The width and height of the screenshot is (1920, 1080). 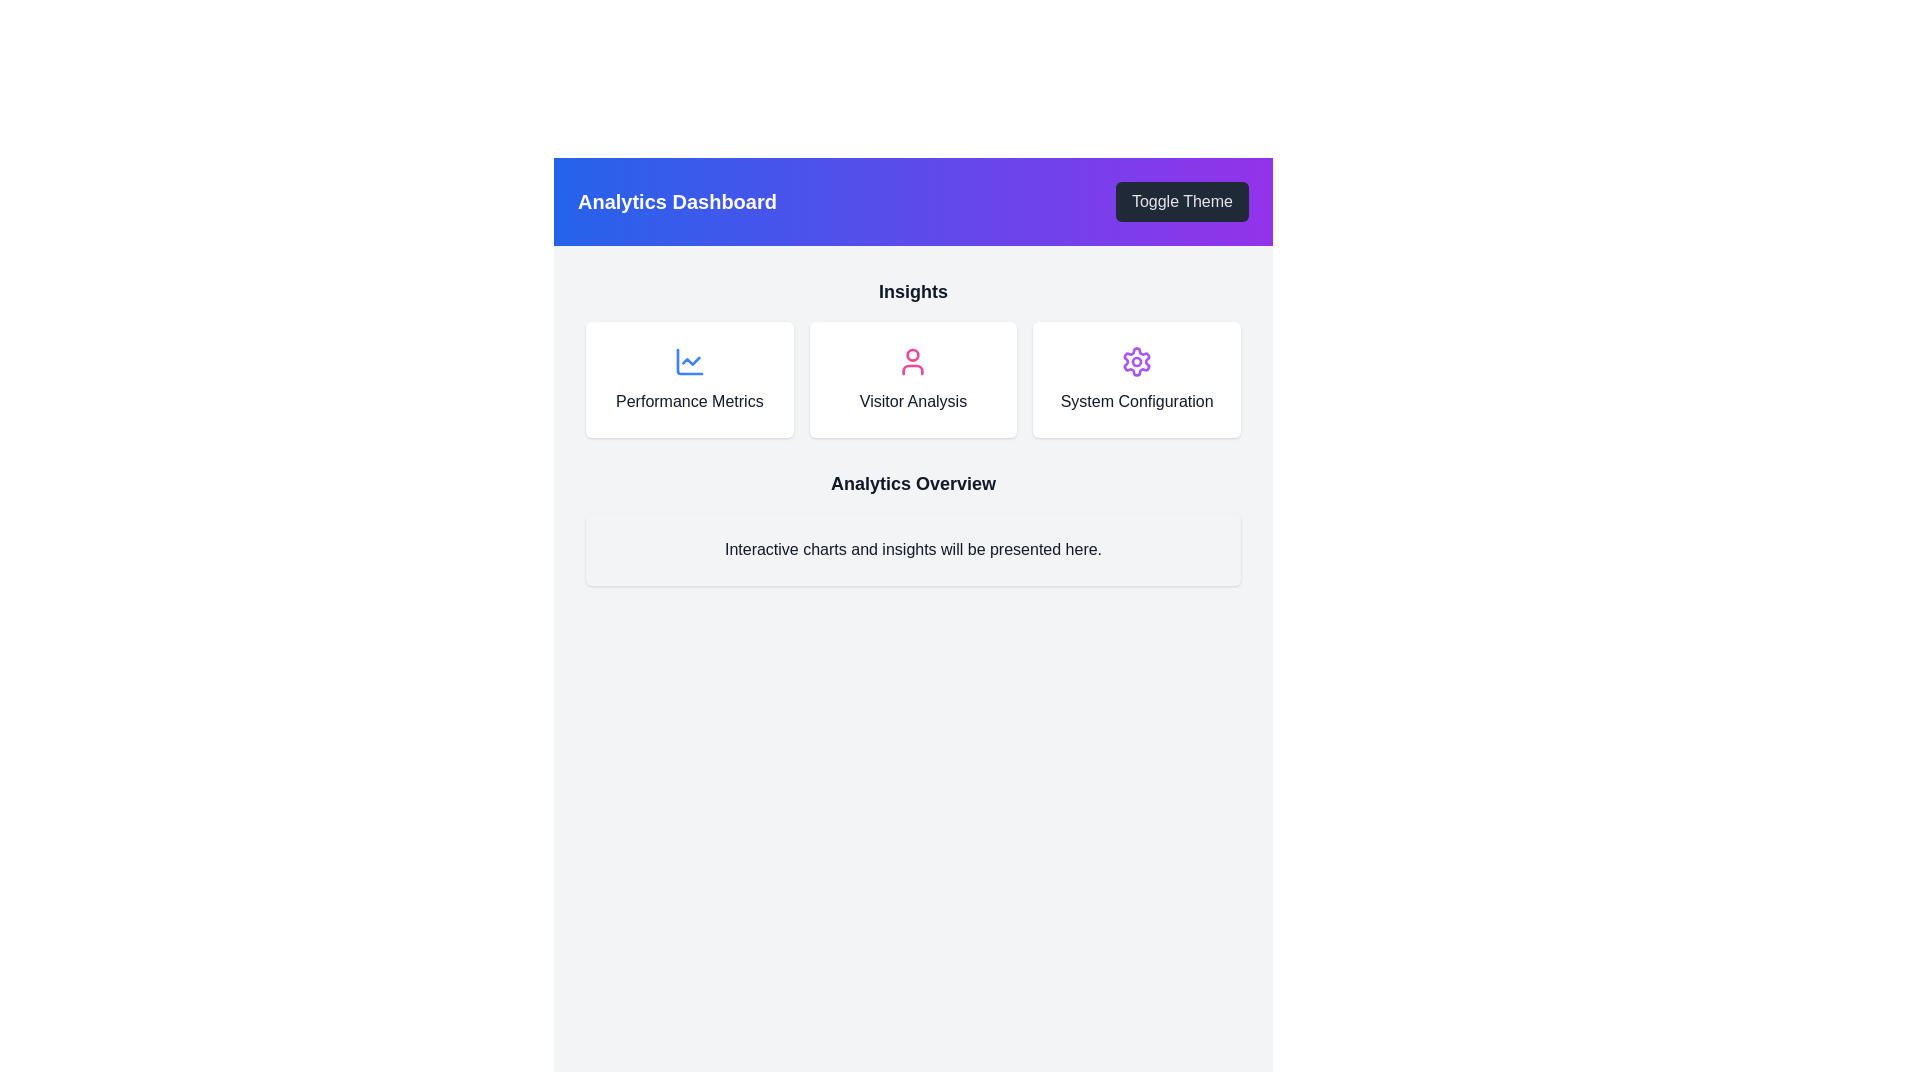 What do you see at coordinates (689, 380) in the screenshot?
I see `the 'Performance Metrics' card element in the 'Insights' section of the Analytics Dashboard` at bounding box center [689, 380].